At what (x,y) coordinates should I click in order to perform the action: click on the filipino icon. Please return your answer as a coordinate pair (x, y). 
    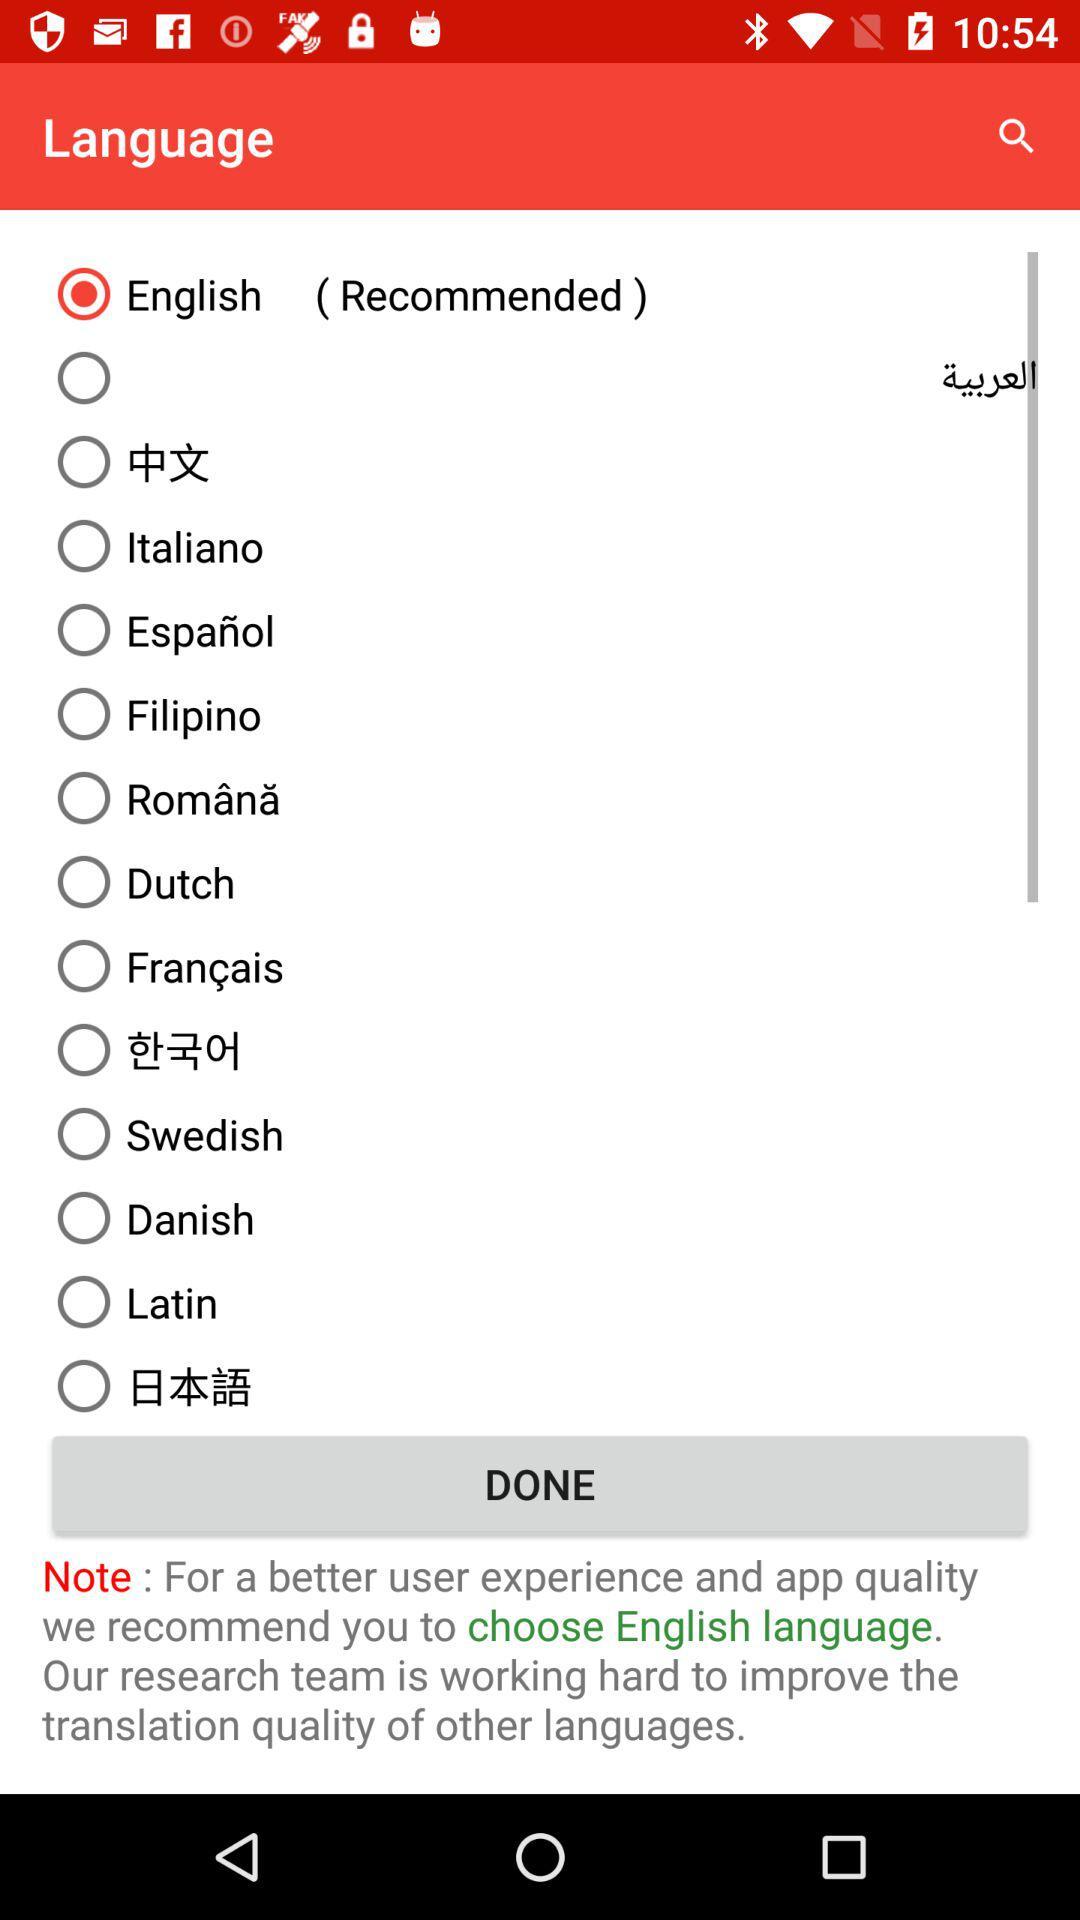
    Looking at the image, I should click on (540, 714).